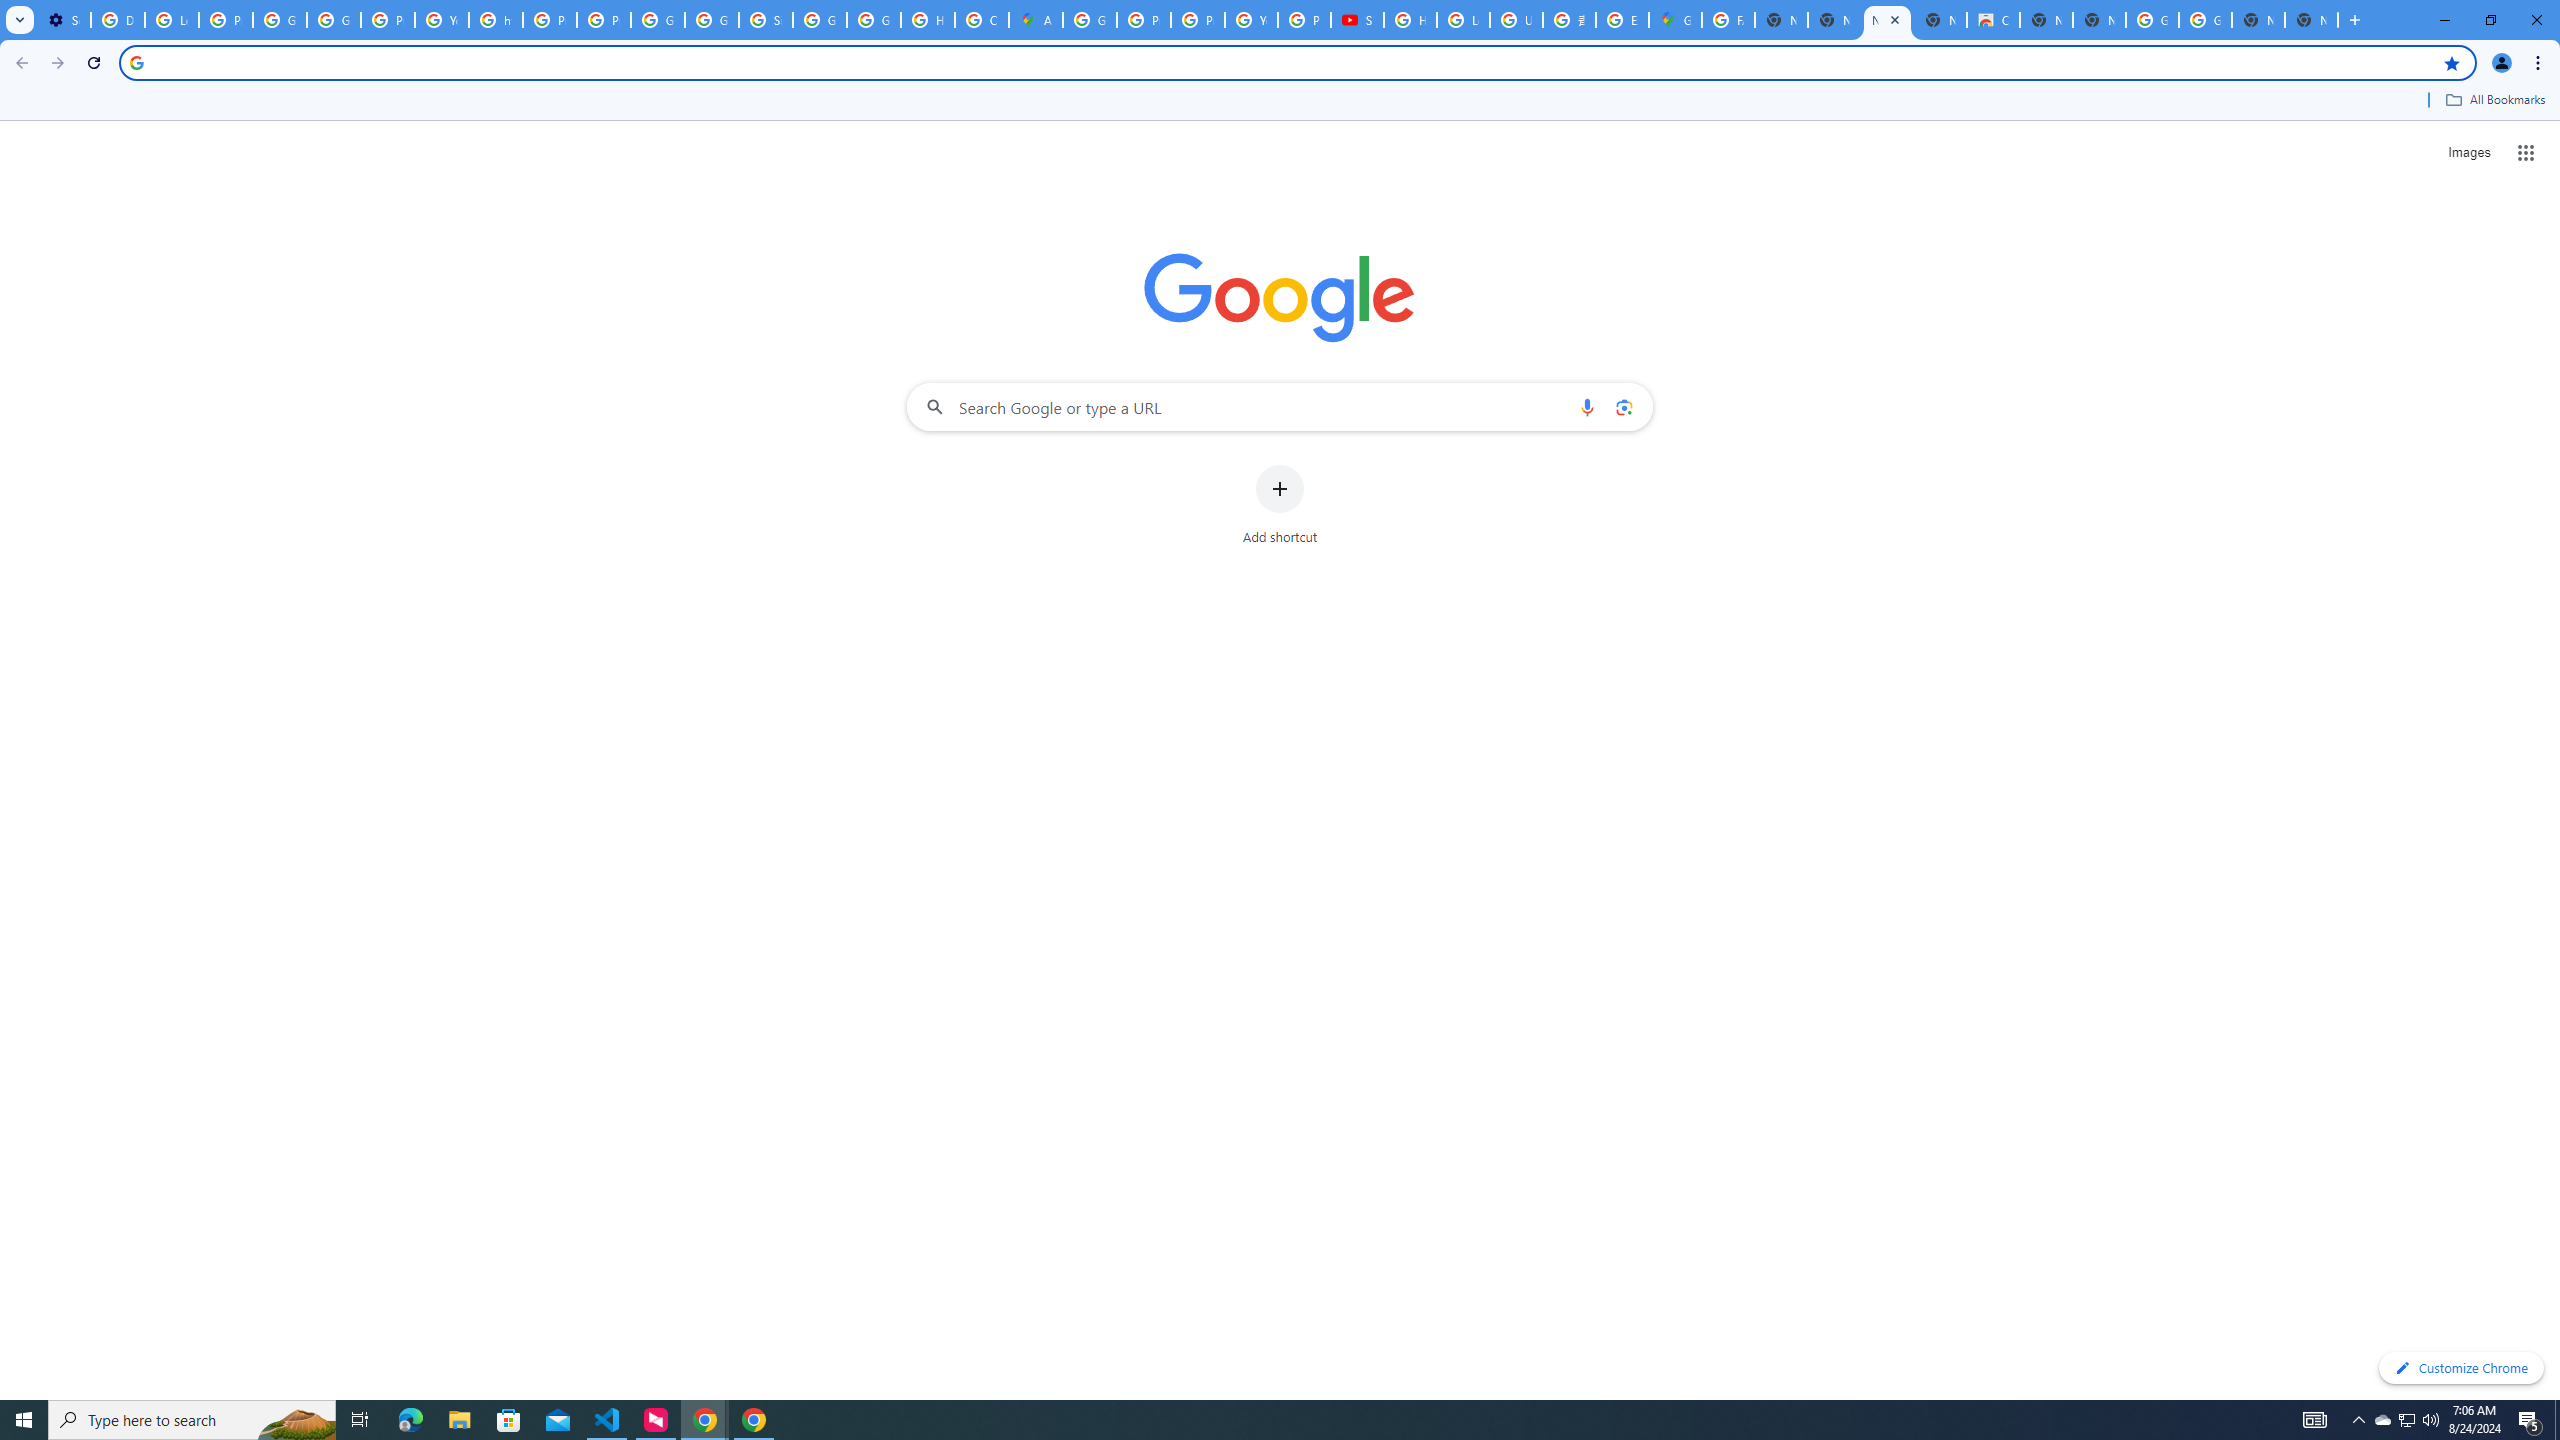 The width and height of the screenshot is (2560, 1440). What do you see at coordinates (278, 19) in the screenshot?
I see `'Google Account Help'` at bounding box center [278, 19].